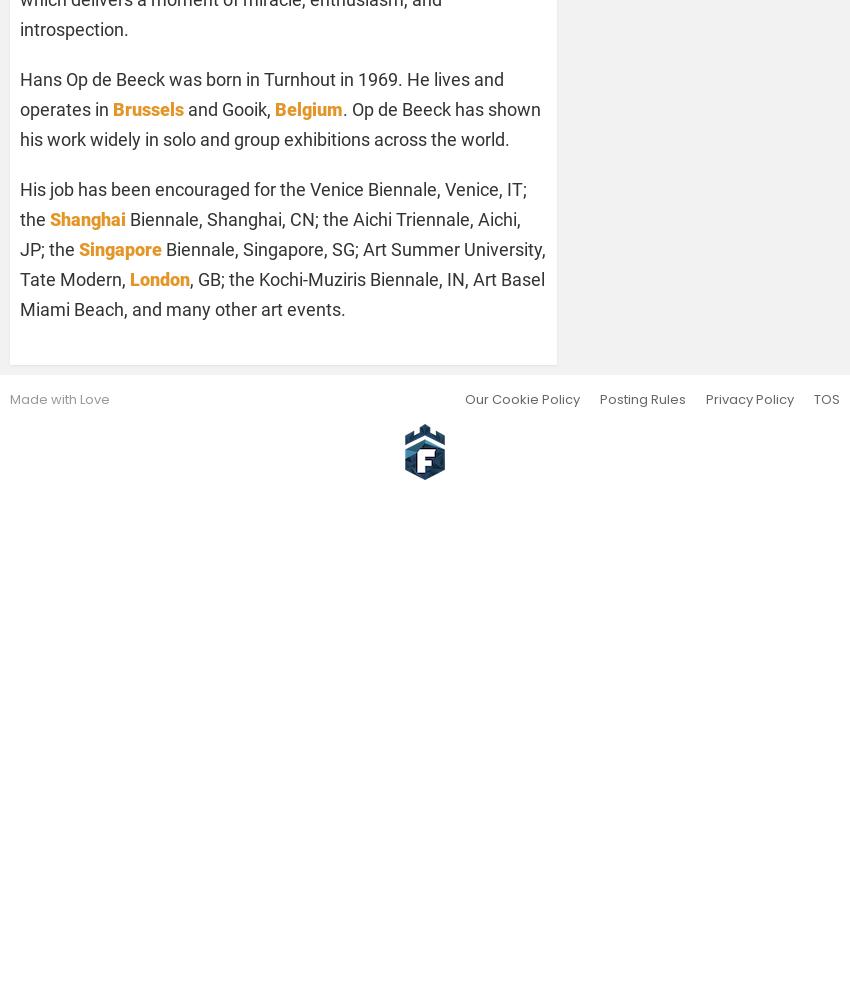 The height and width of the screenshot is (1000, 850). I want to click on 'Belgium', so click(308, 107).